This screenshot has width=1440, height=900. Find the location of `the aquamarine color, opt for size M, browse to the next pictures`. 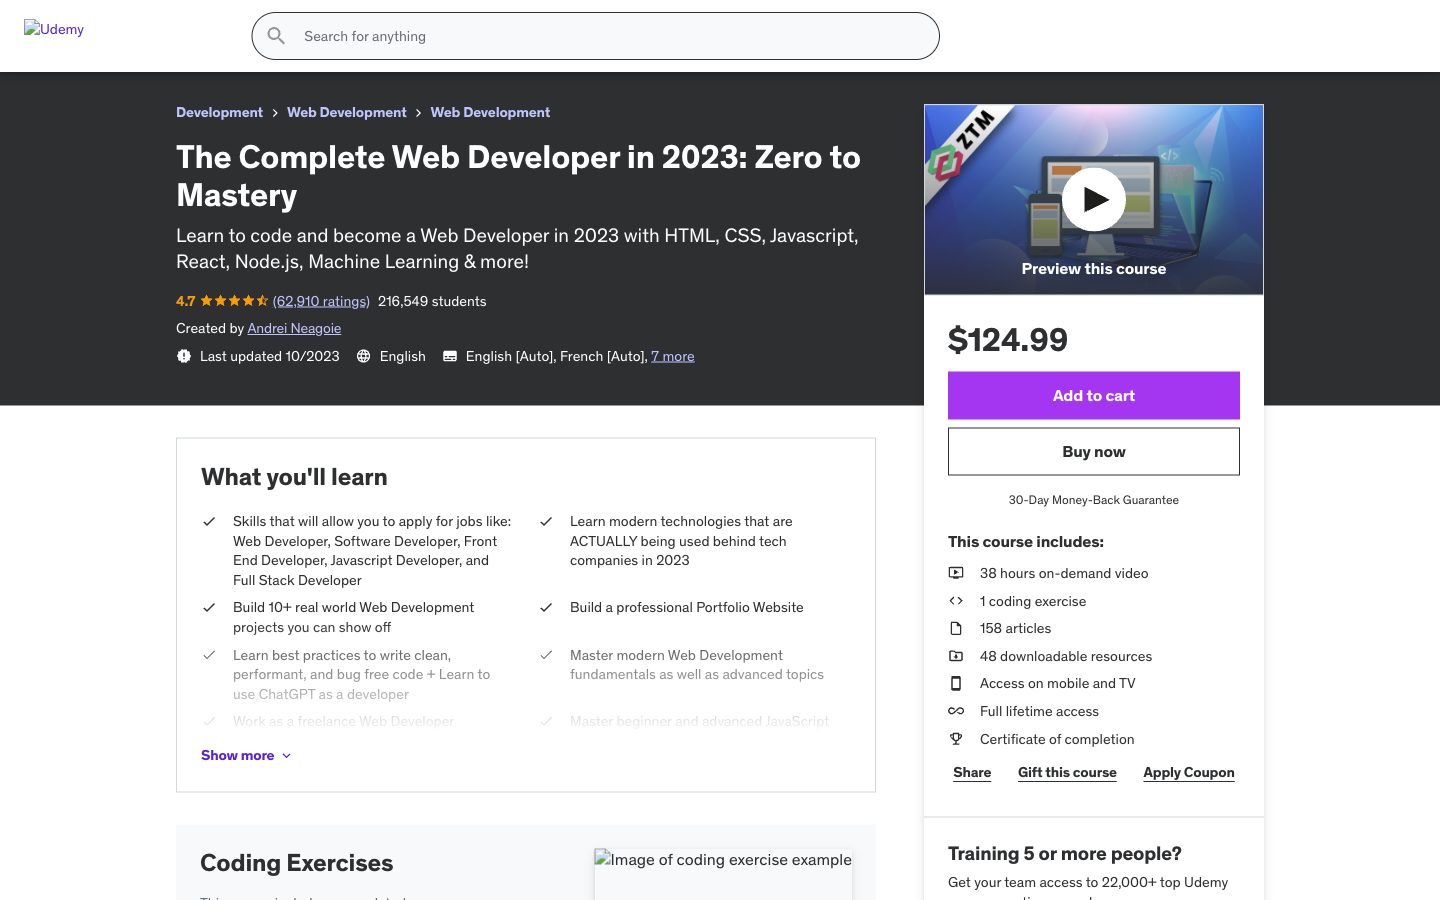

the aquamarine color, opt for size M, browse to the next pictures is located at coordinates (1038, 386).